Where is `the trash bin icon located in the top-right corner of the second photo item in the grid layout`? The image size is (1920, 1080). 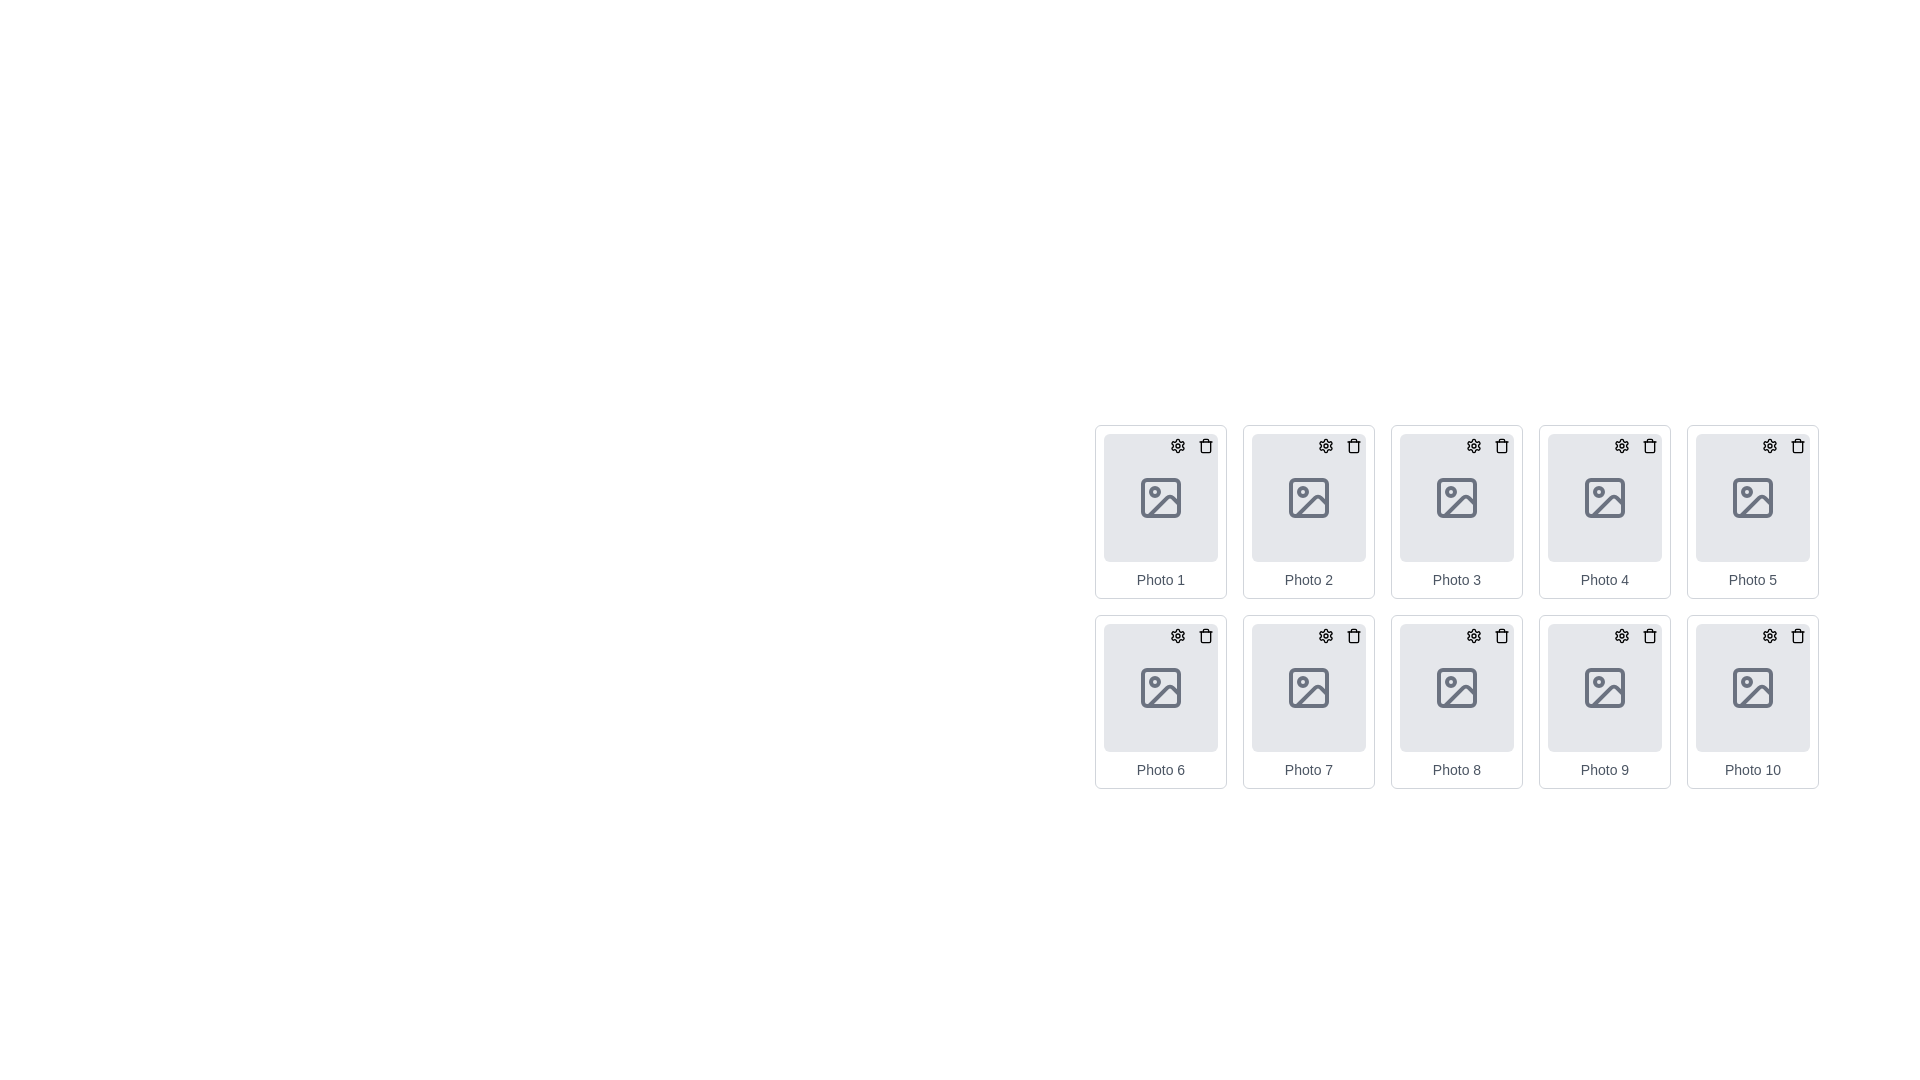 the trash bin icon located in the top-right corner of the second photo item in the grid layout is located at coordinates (1353, 445).